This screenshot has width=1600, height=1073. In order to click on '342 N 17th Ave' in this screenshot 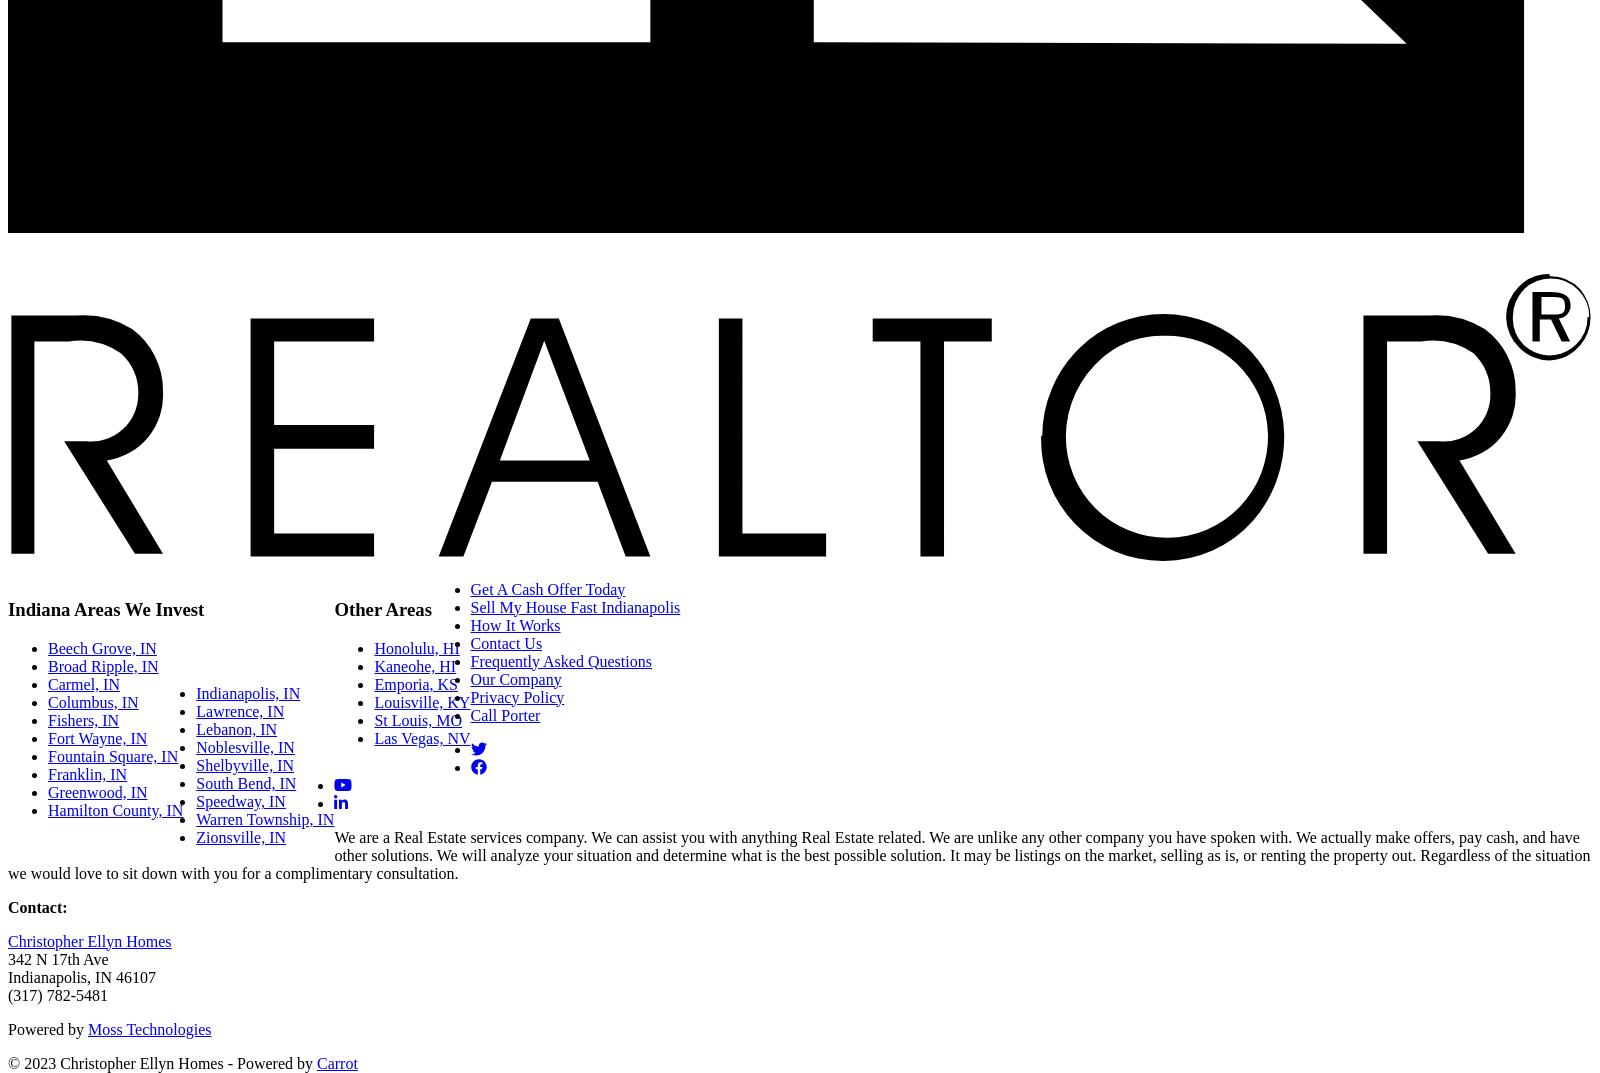, I will do `click(57, 957)`.